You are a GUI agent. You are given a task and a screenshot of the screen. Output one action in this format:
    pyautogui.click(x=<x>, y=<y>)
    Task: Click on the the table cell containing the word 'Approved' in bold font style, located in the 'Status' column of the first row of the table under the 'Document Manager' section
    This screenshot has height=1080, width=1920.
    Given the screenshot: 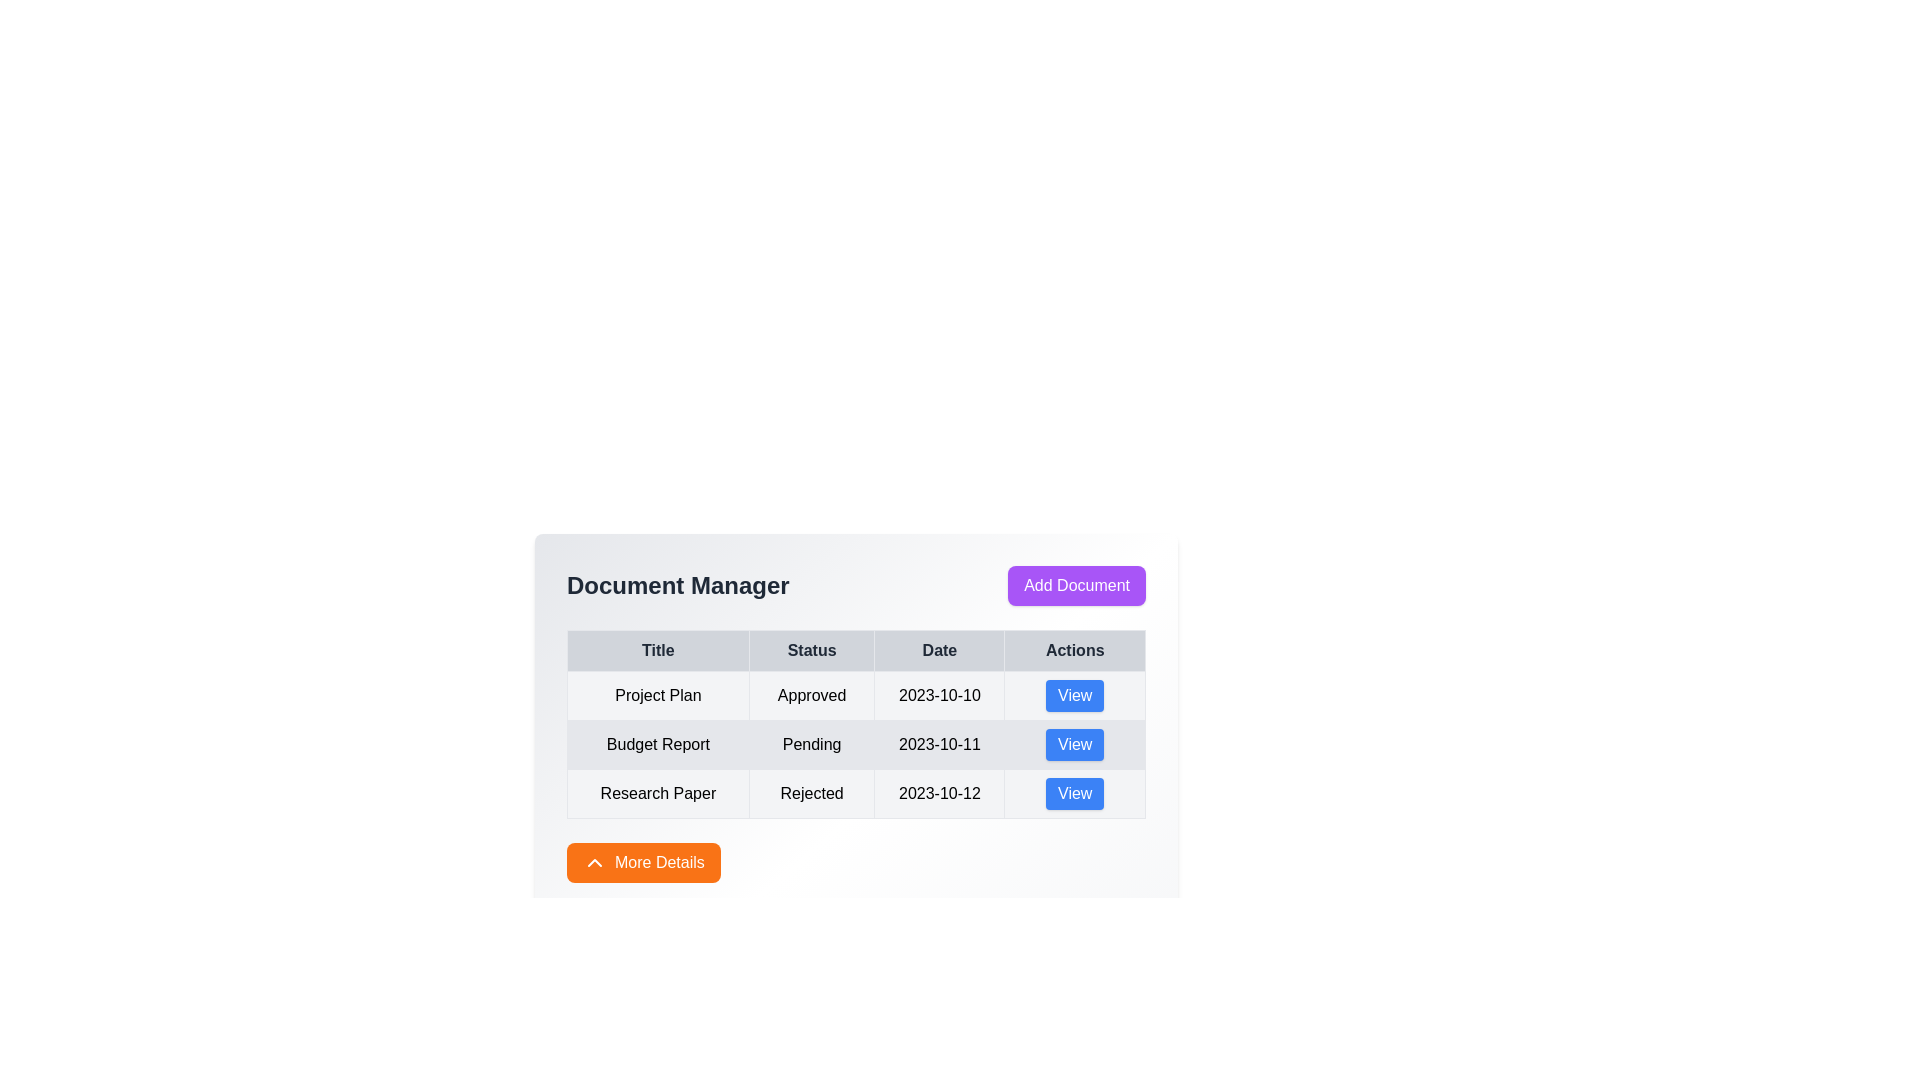 What is the action you would take?
    pyautogui.click(x=856, y=703)
    